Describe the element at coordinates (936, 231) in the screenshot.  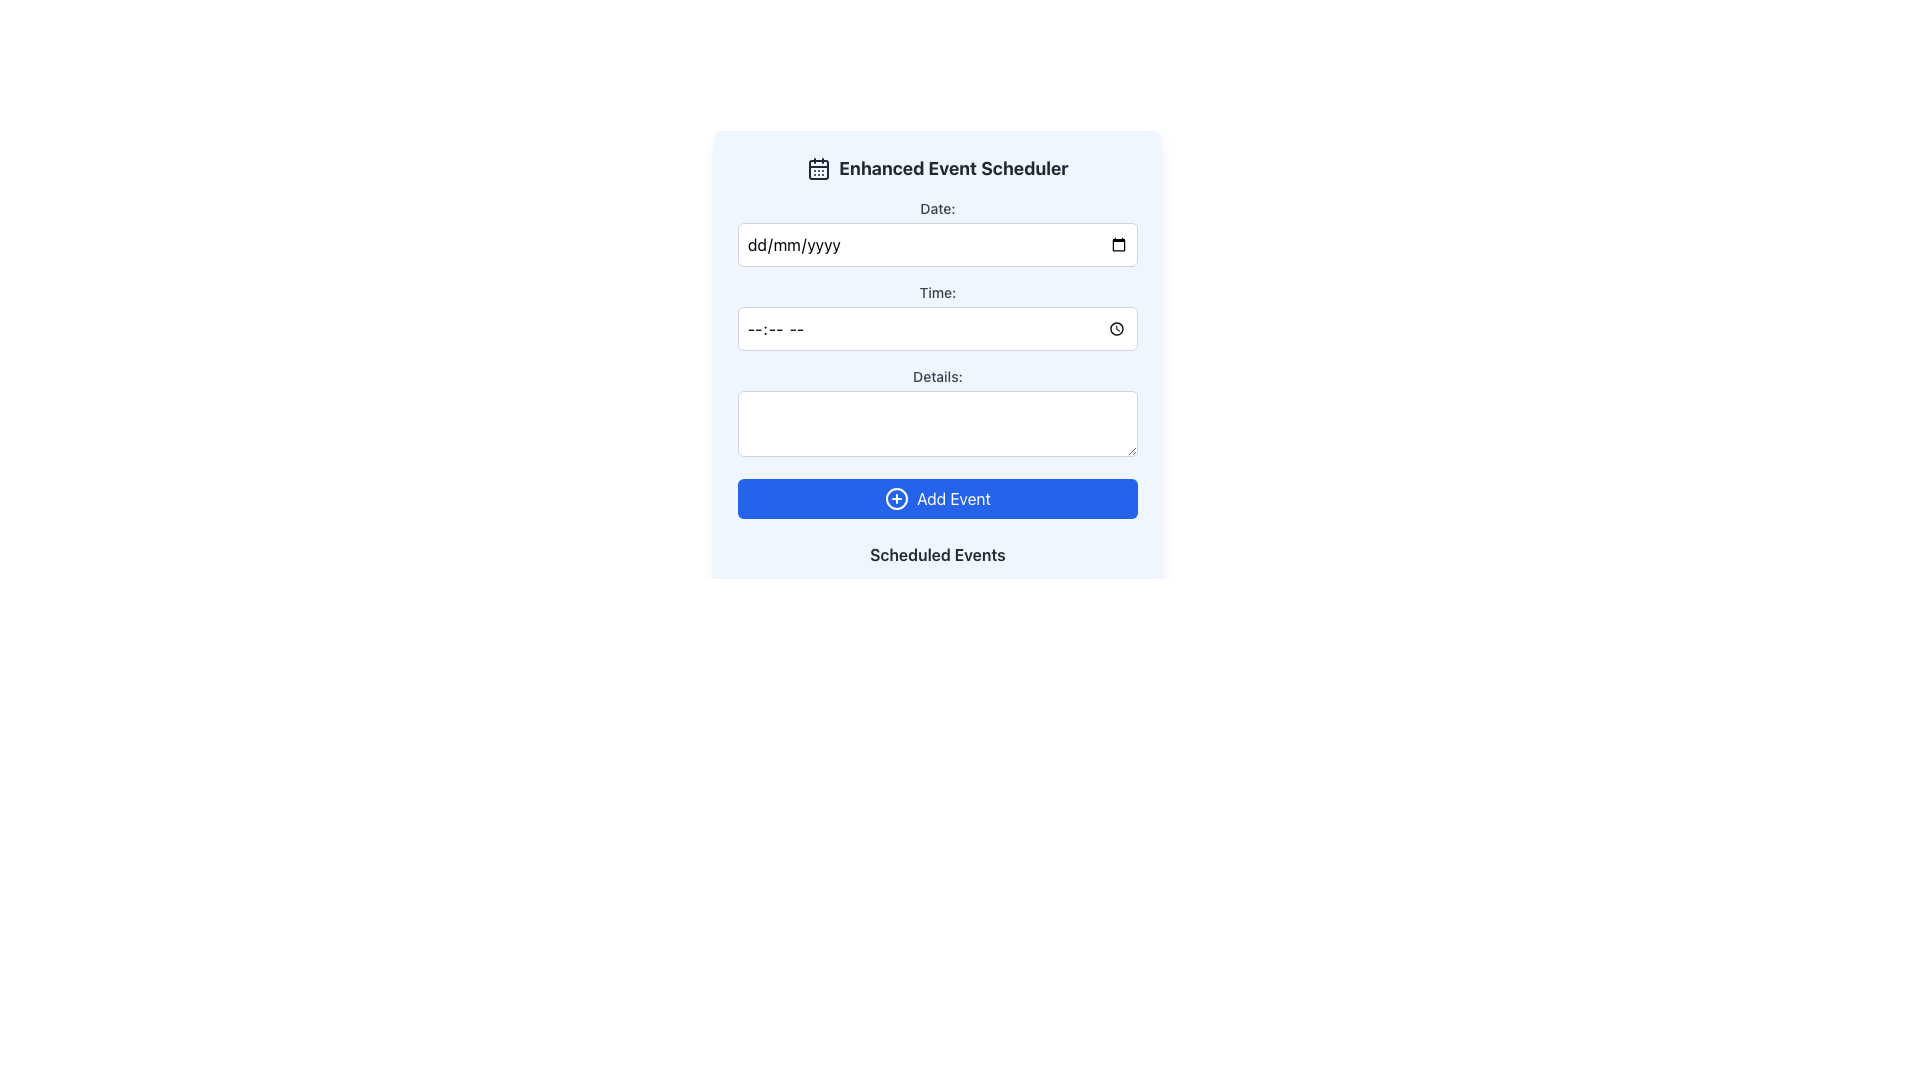
I see `the Date Input Field labeled 'Date:'` at that location.